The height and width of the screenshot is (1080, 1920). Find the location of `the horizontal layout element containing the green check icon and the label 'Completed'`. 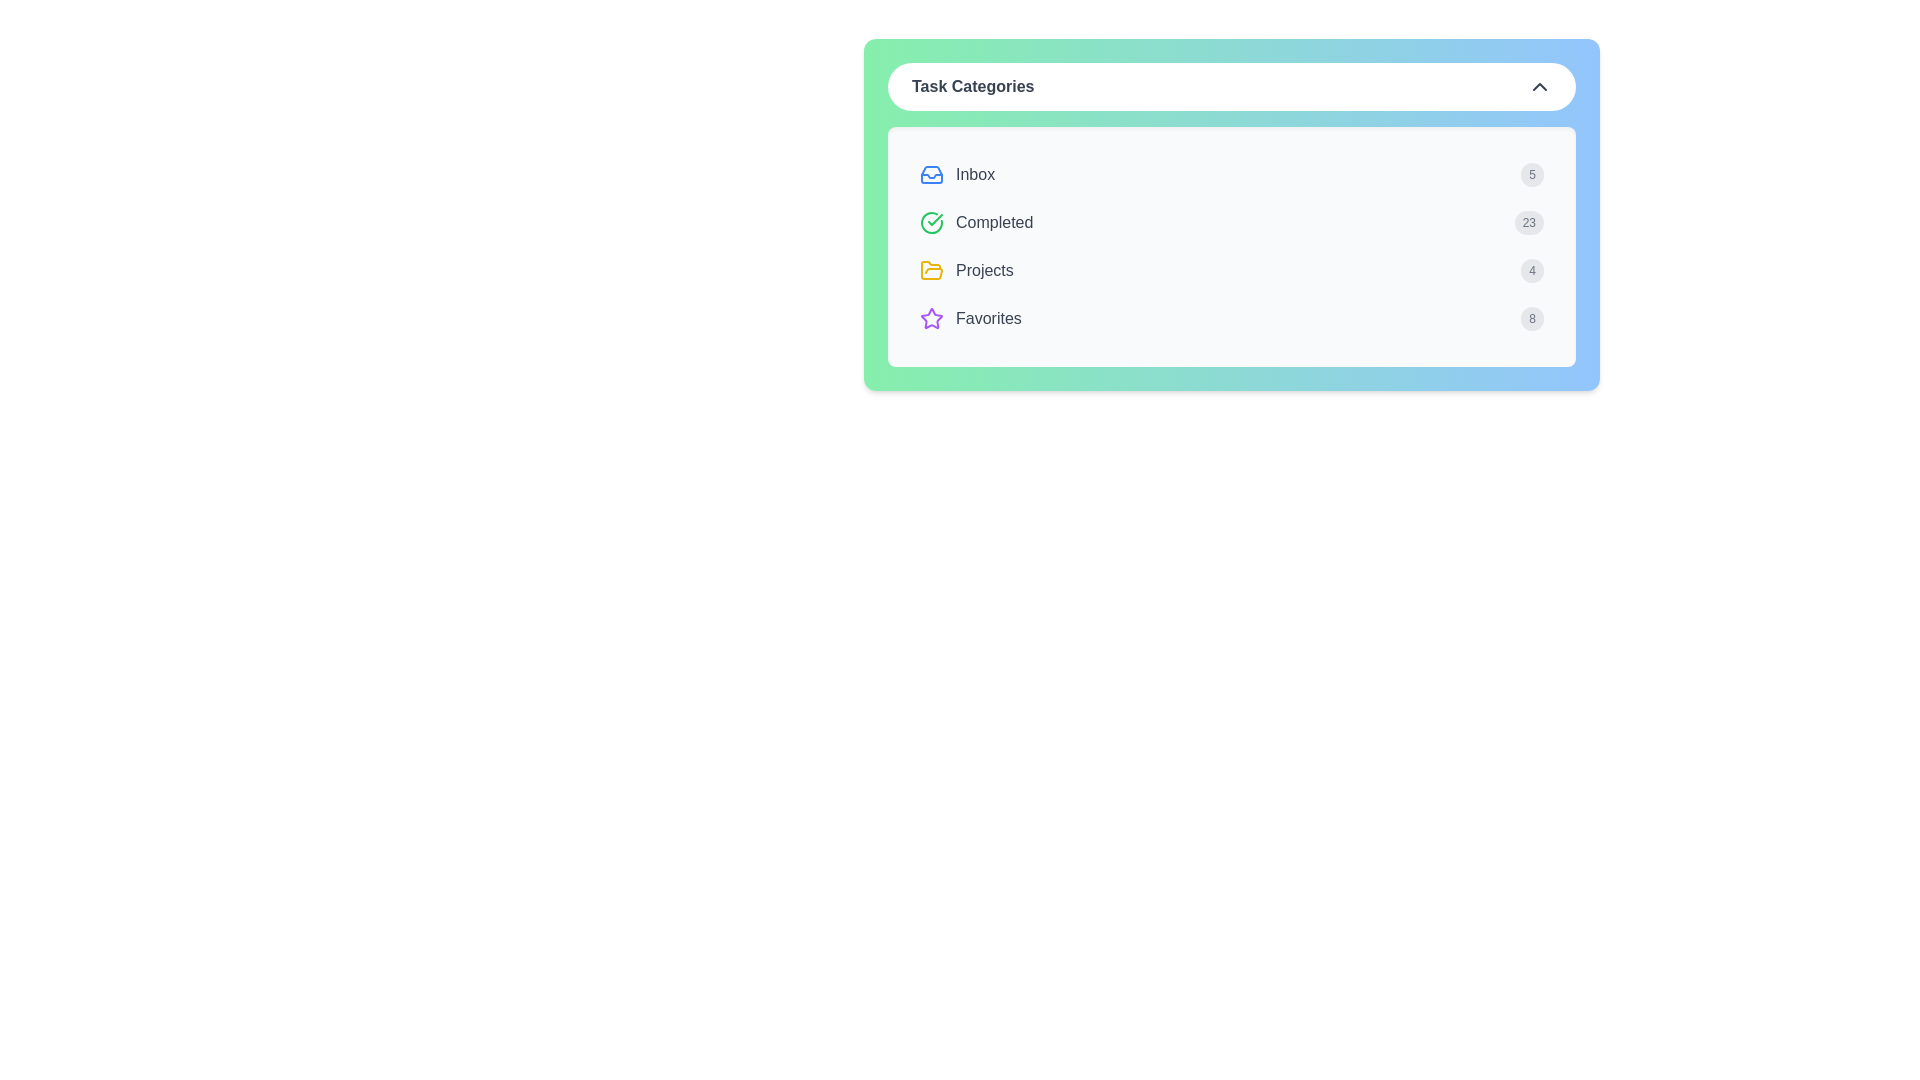

the horizontal layout element containing the green check icon and the label 'Completed' is located at coordinates (976, 223).